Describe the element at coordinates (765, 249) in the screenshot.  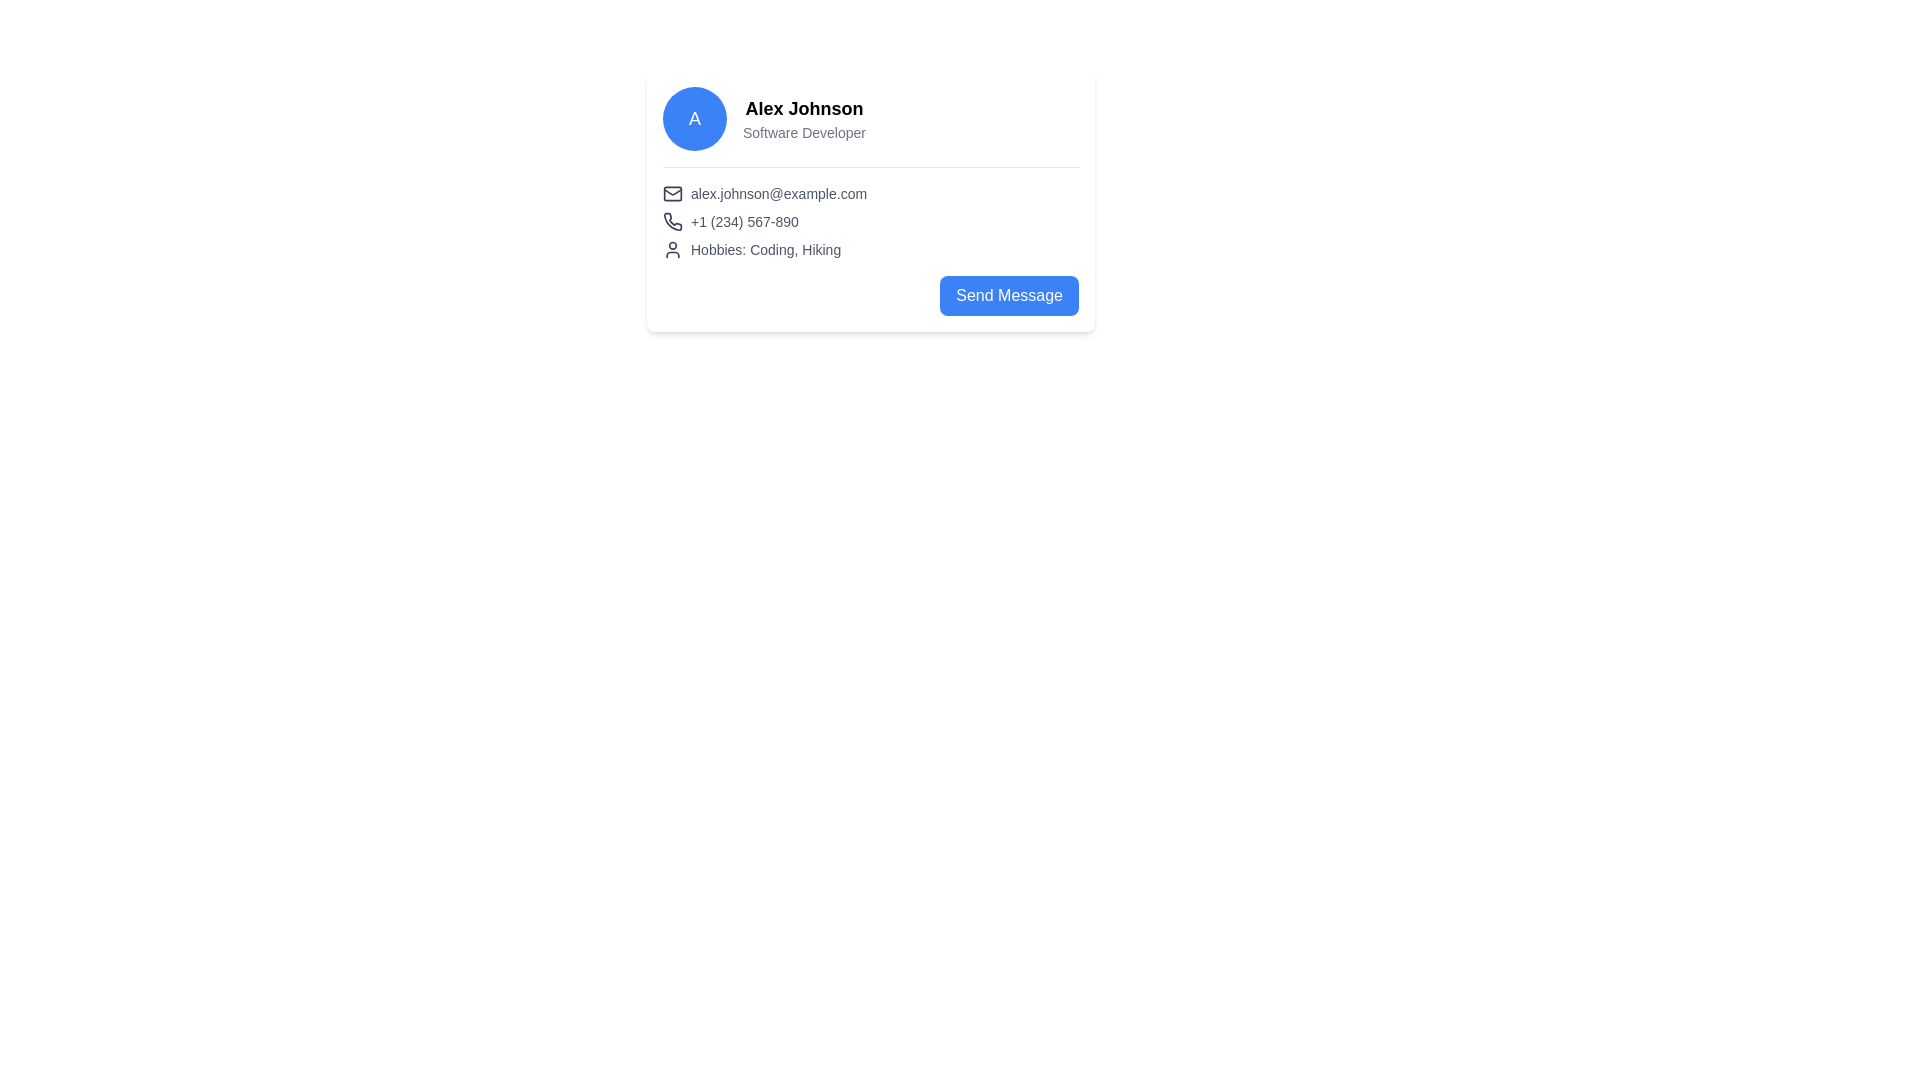
I see `the text label with gray color and smaller font size that reads 'Hobbies: Coding, Hiking', located within the profile card to the right of the contact information` at that location.